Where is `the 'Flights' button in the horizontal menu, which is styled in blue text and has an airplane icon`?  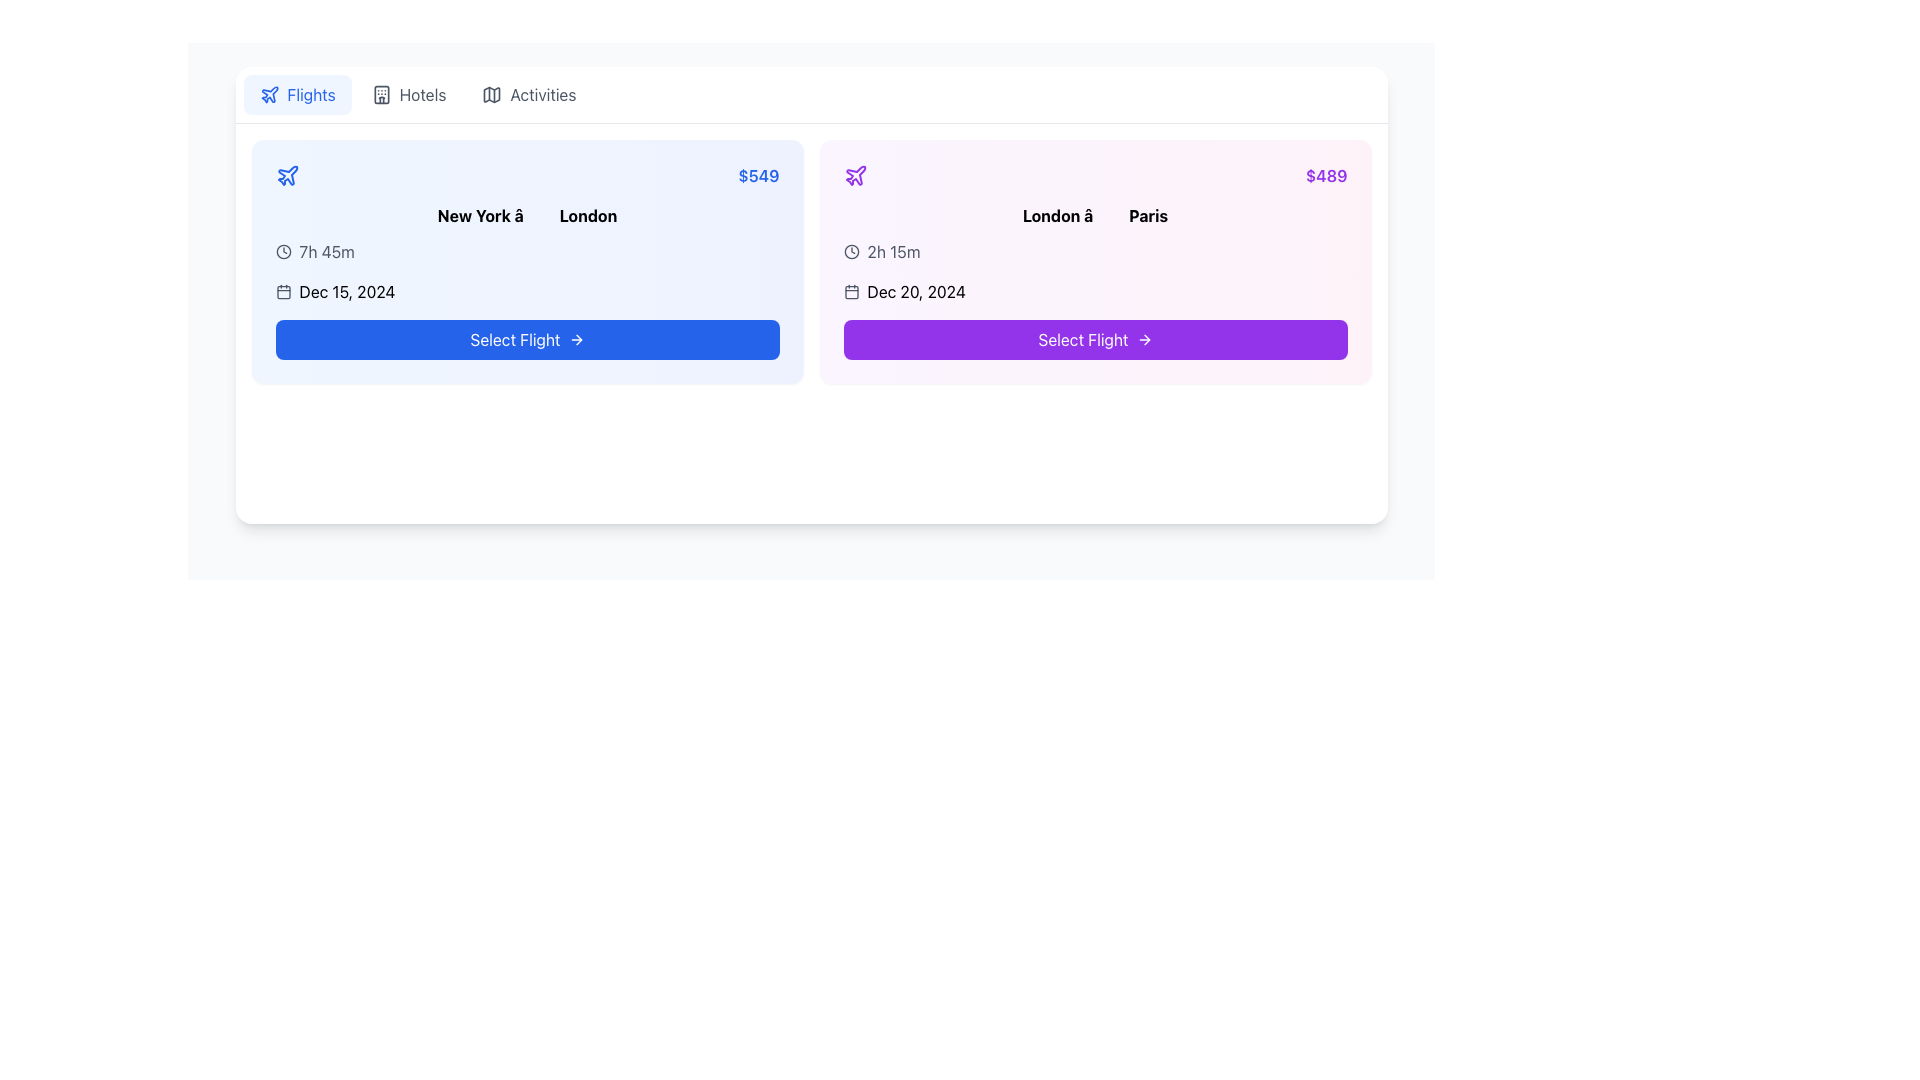 the 'Flights' button in the horizontal menu, which is styled in blue text and has an airplane icon is located at coordinates (296, 95).